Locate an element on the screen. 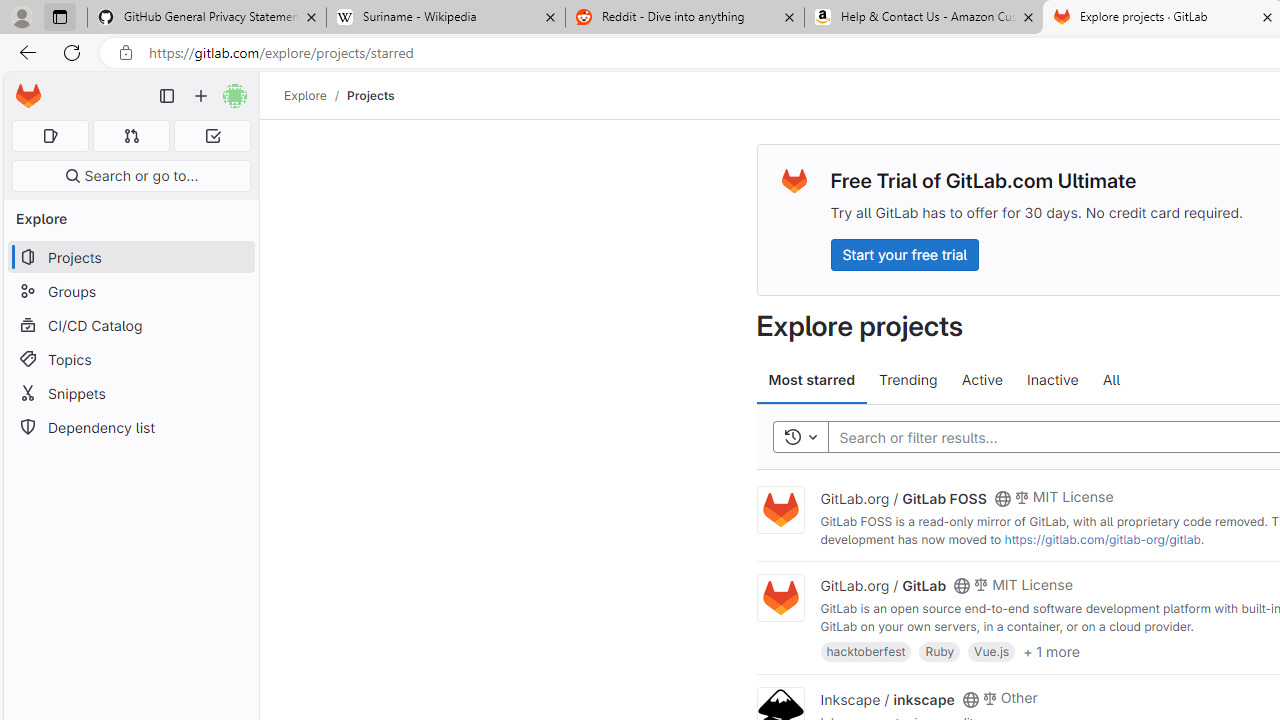  'Reddit - Dive into anything' is located at coordinates (684, 17).